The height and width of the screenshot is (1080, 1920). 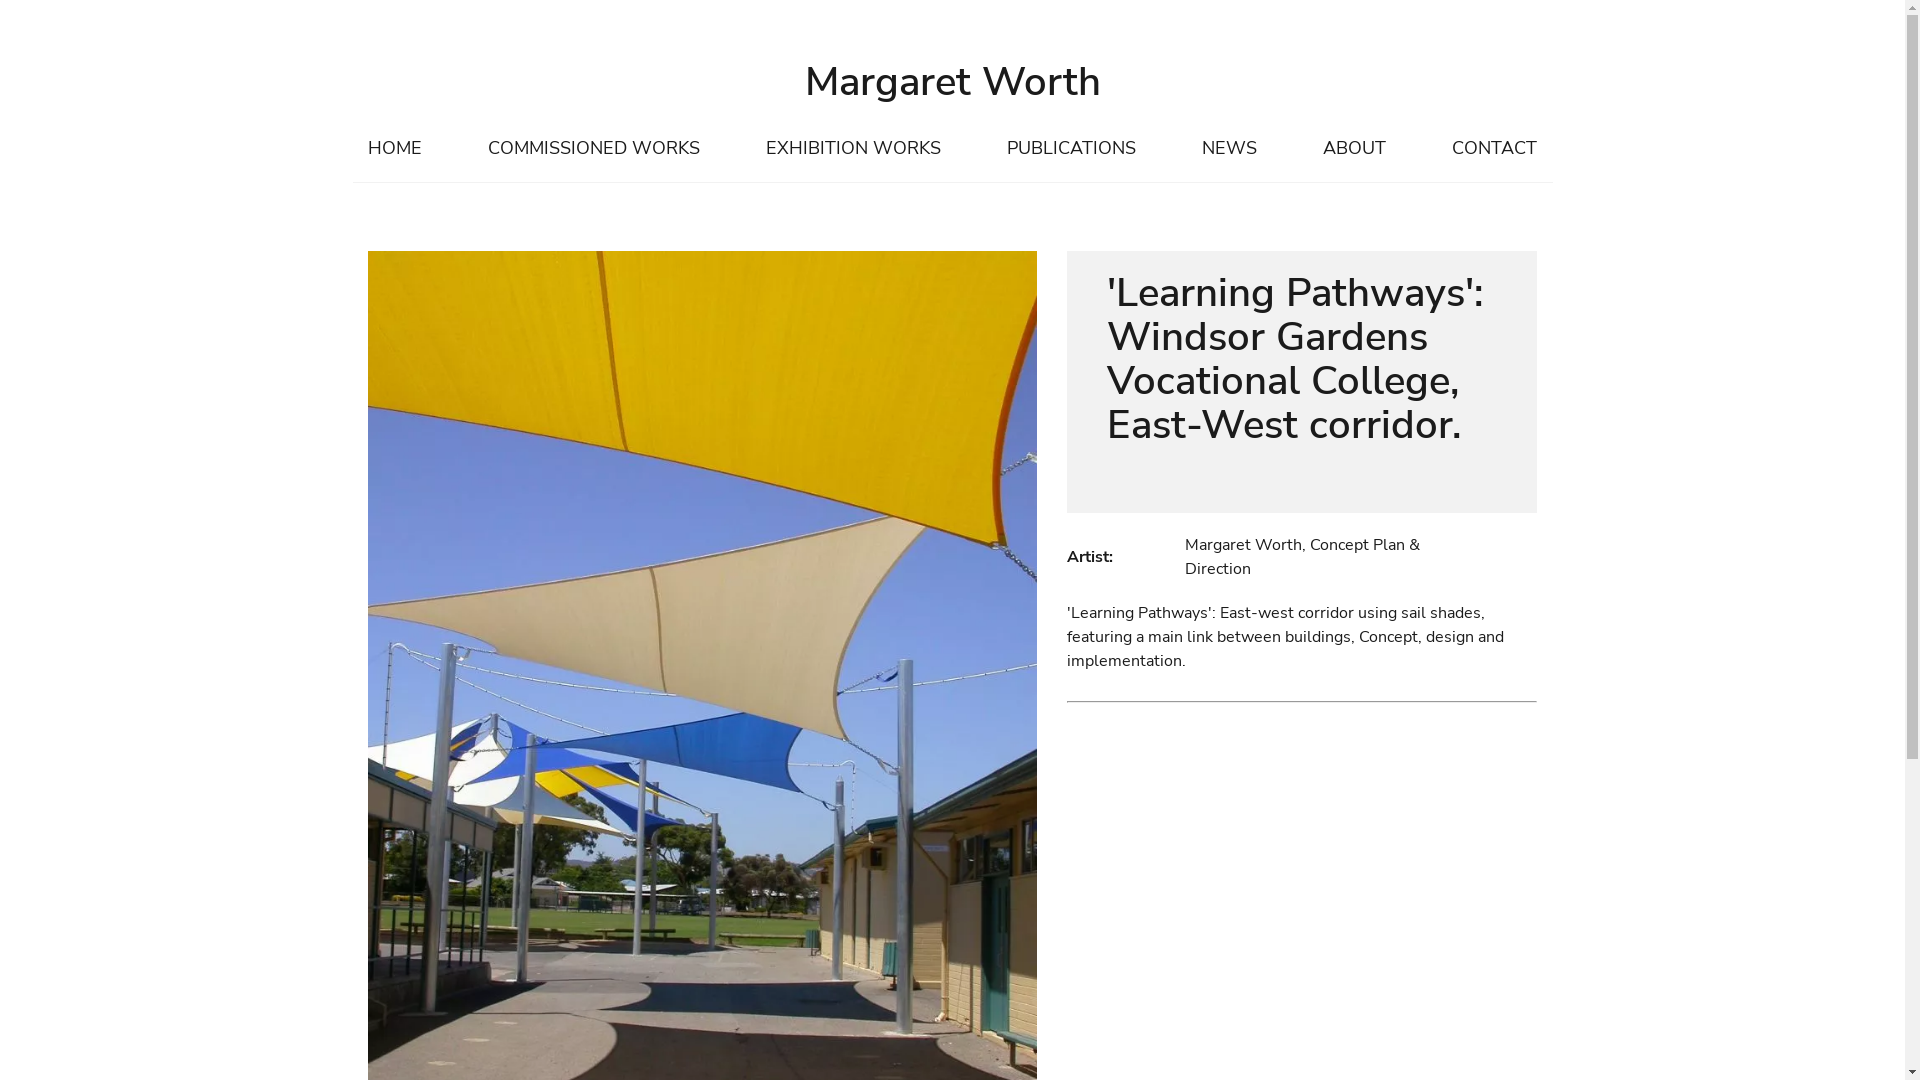 What do you see at coordinates (393, 148) in the screenshot?
I see `'HOME'` at bounding box center [393, 148].